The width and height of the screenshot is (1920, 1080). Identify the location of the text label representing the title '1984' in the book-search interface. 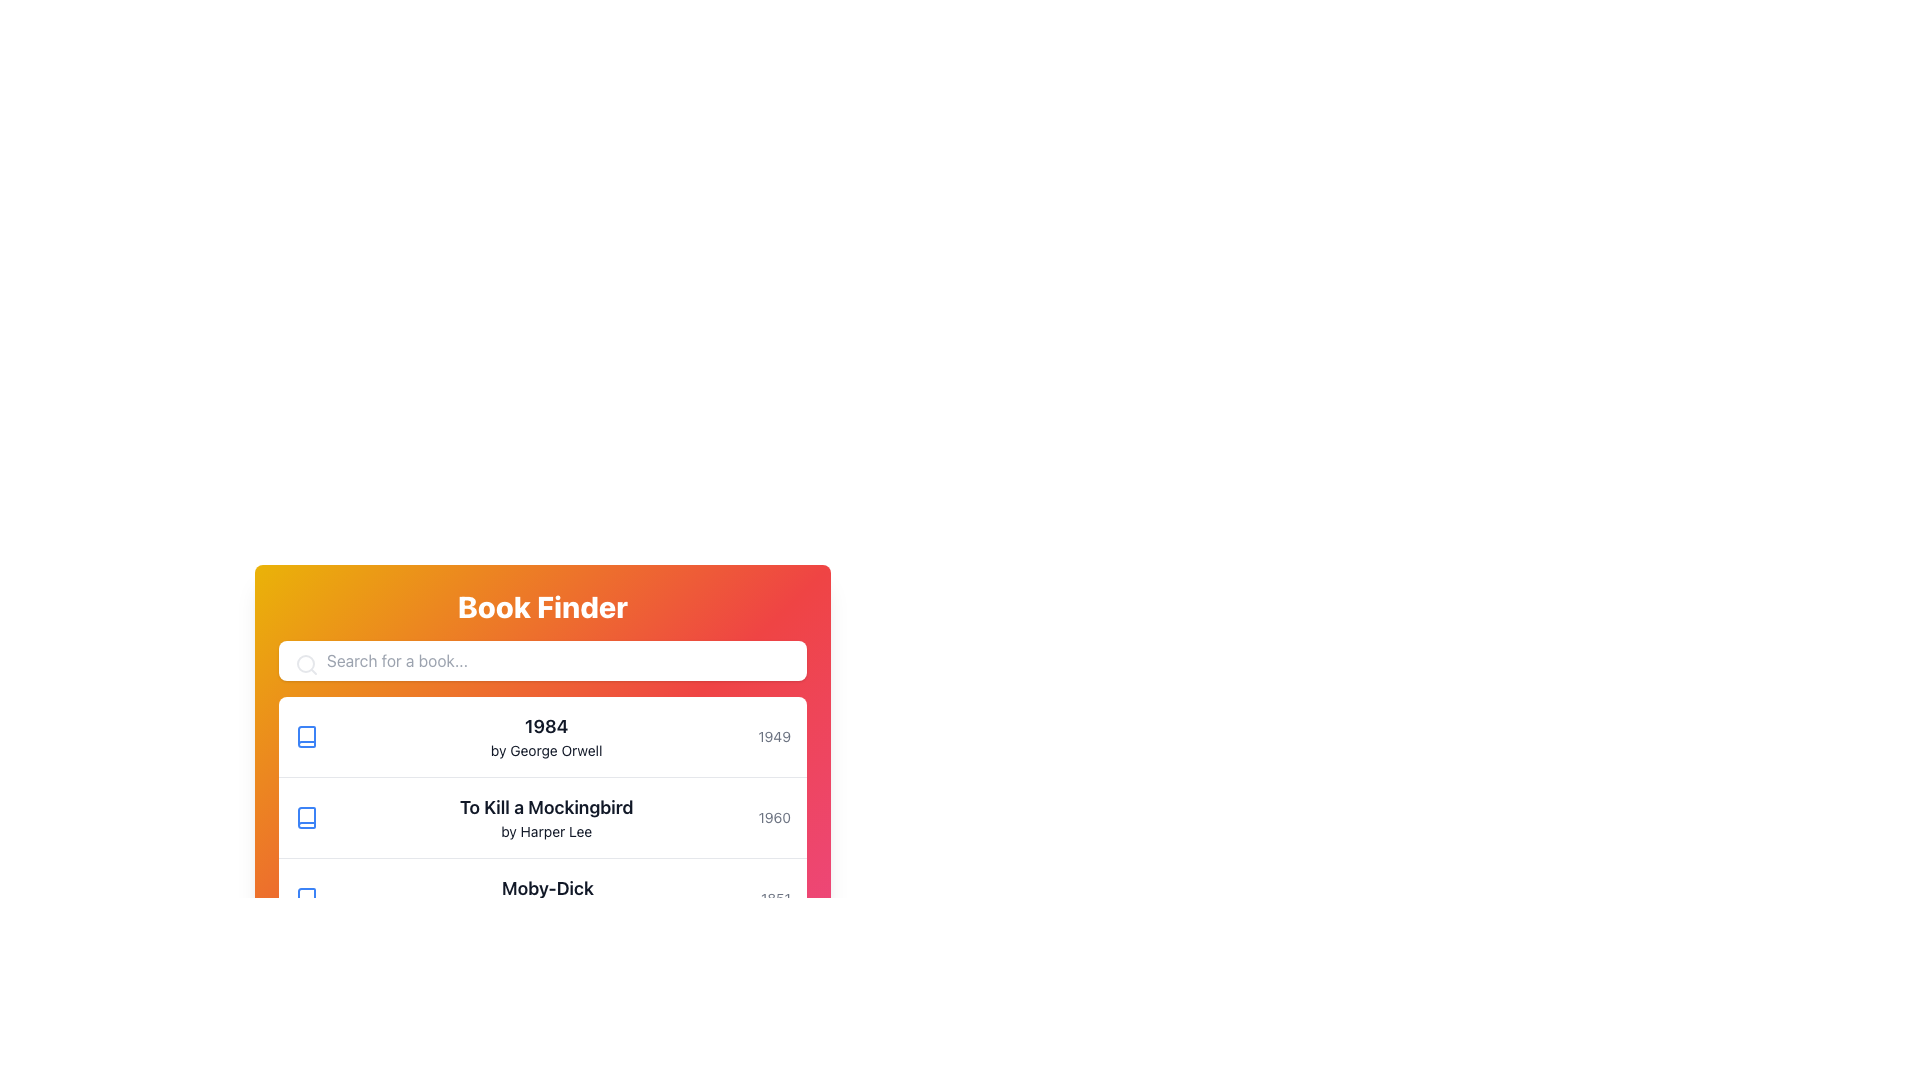
(546, 726).